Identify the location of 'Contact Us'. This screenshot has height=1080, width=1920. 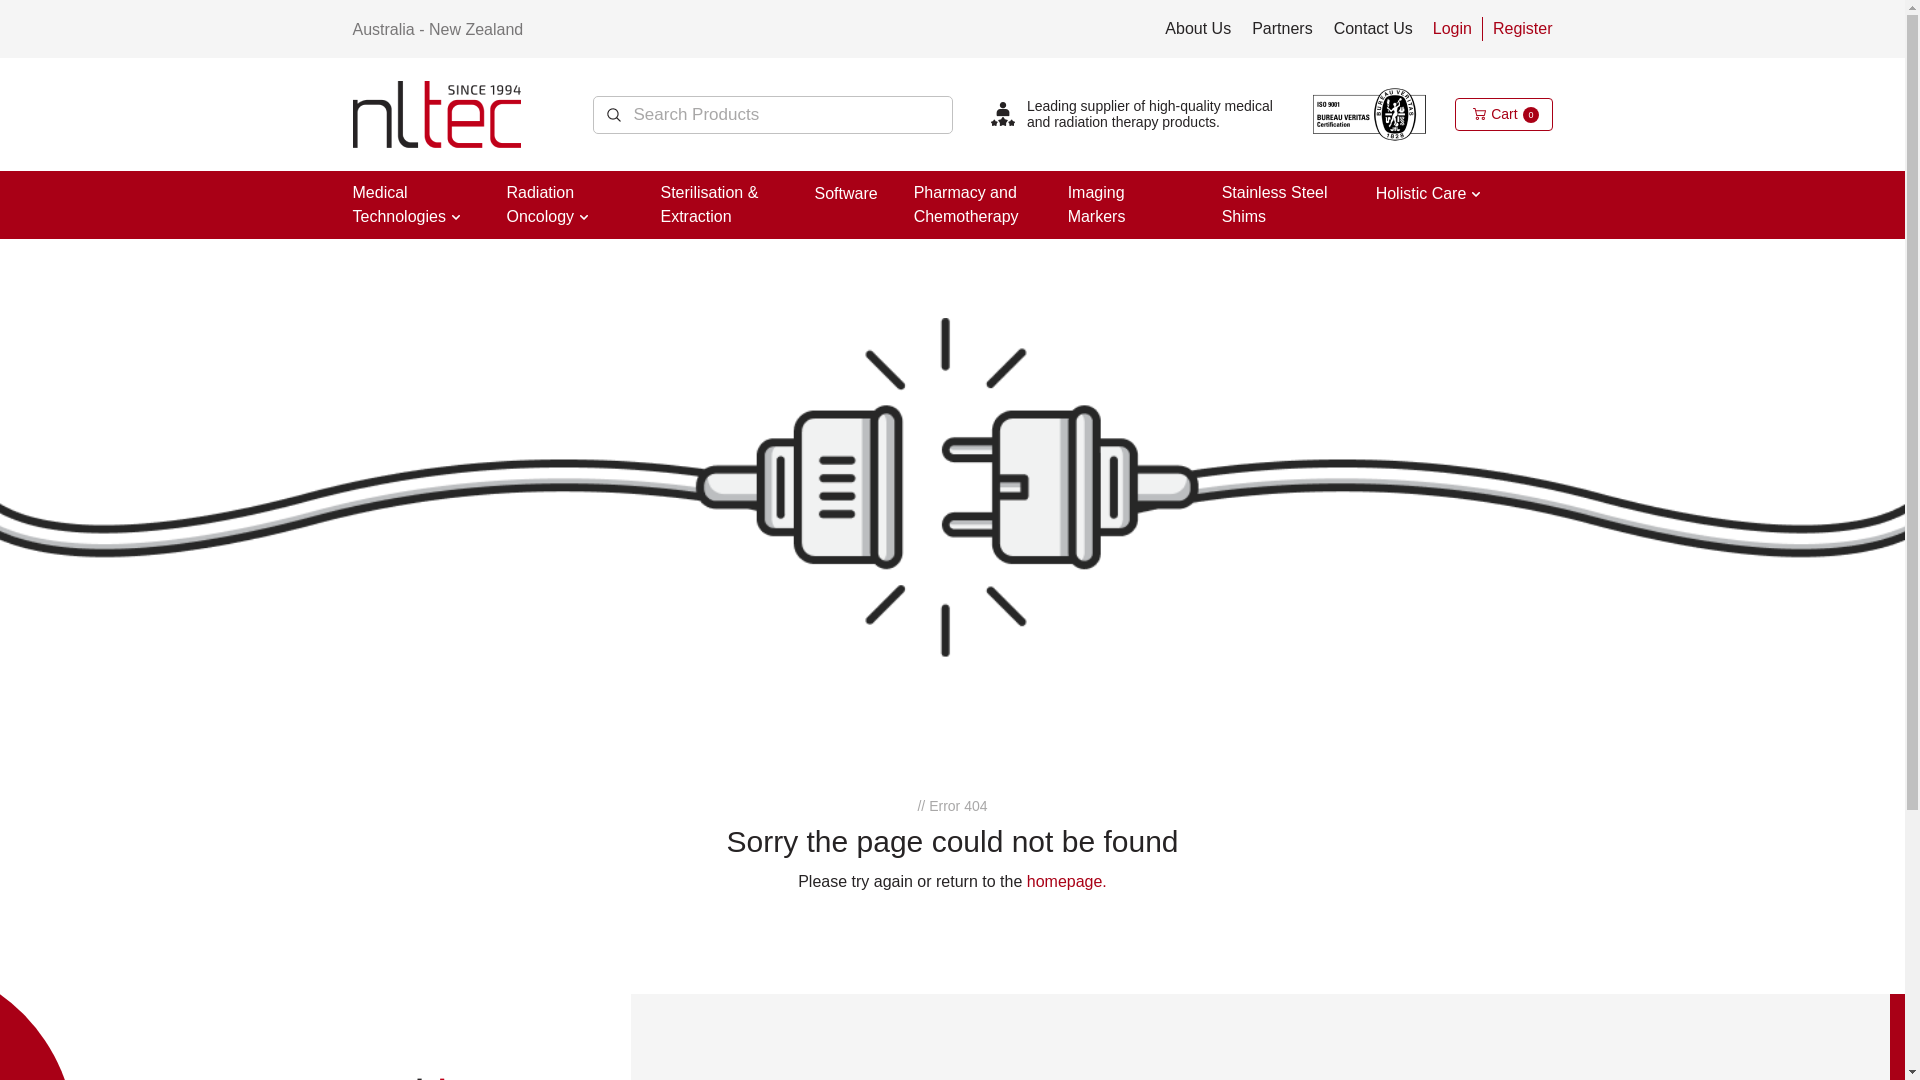
(1372, 28).